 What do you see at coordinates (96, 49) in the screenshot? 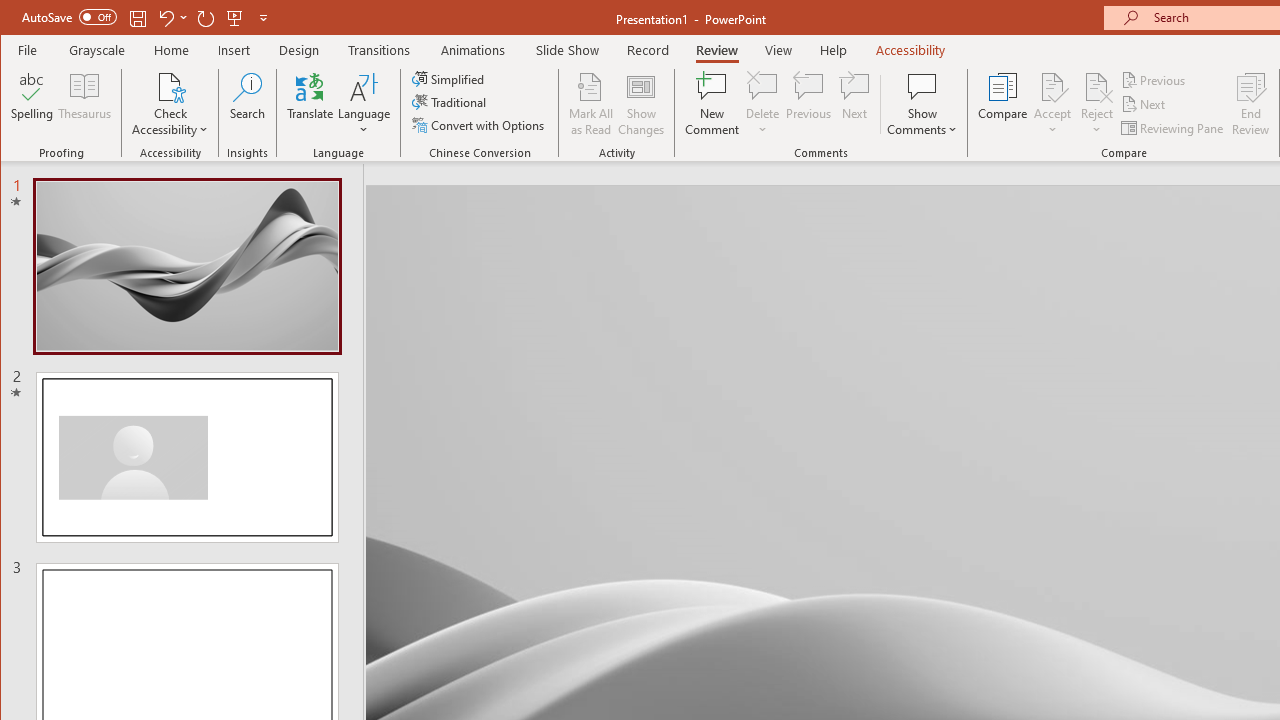
I see `'Grayscale'` at bounding box center [96, 49].